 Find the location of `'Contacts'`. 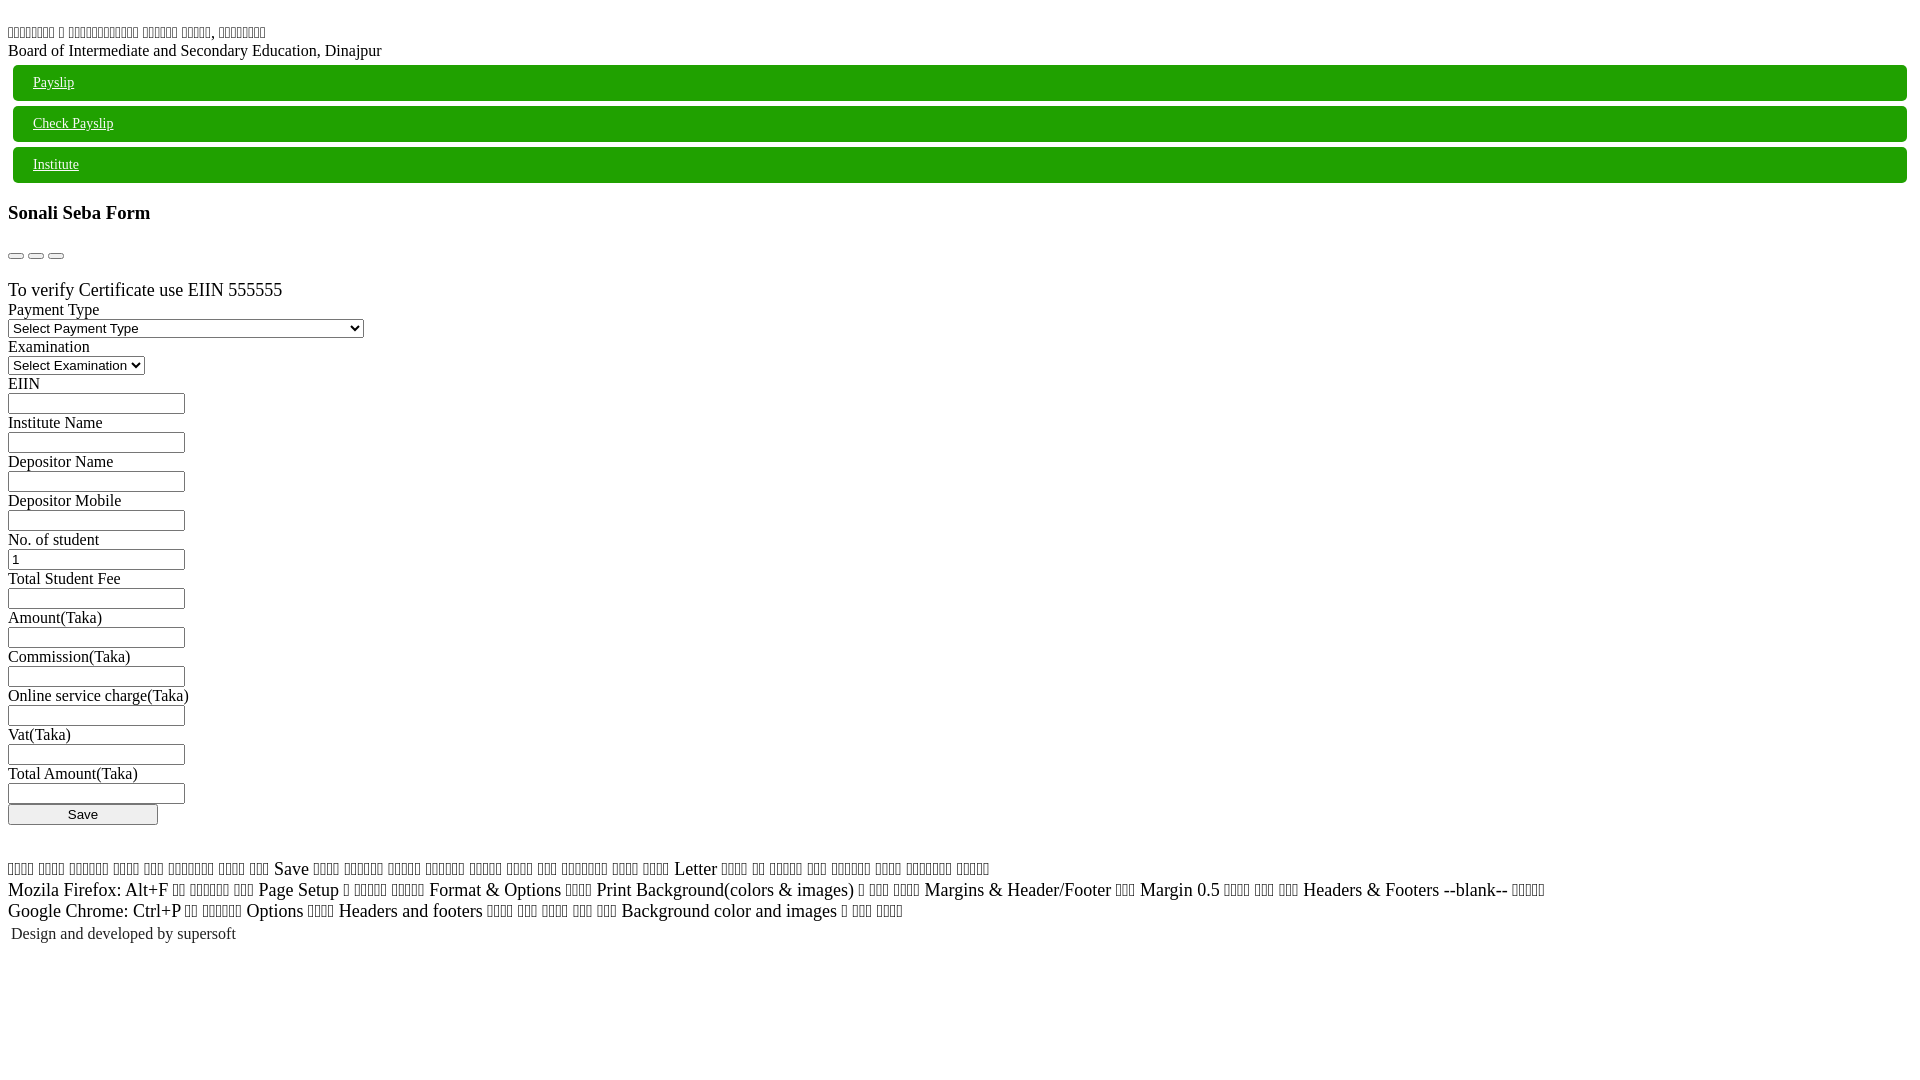

'Contacts' is located at coordinates (35, 254).